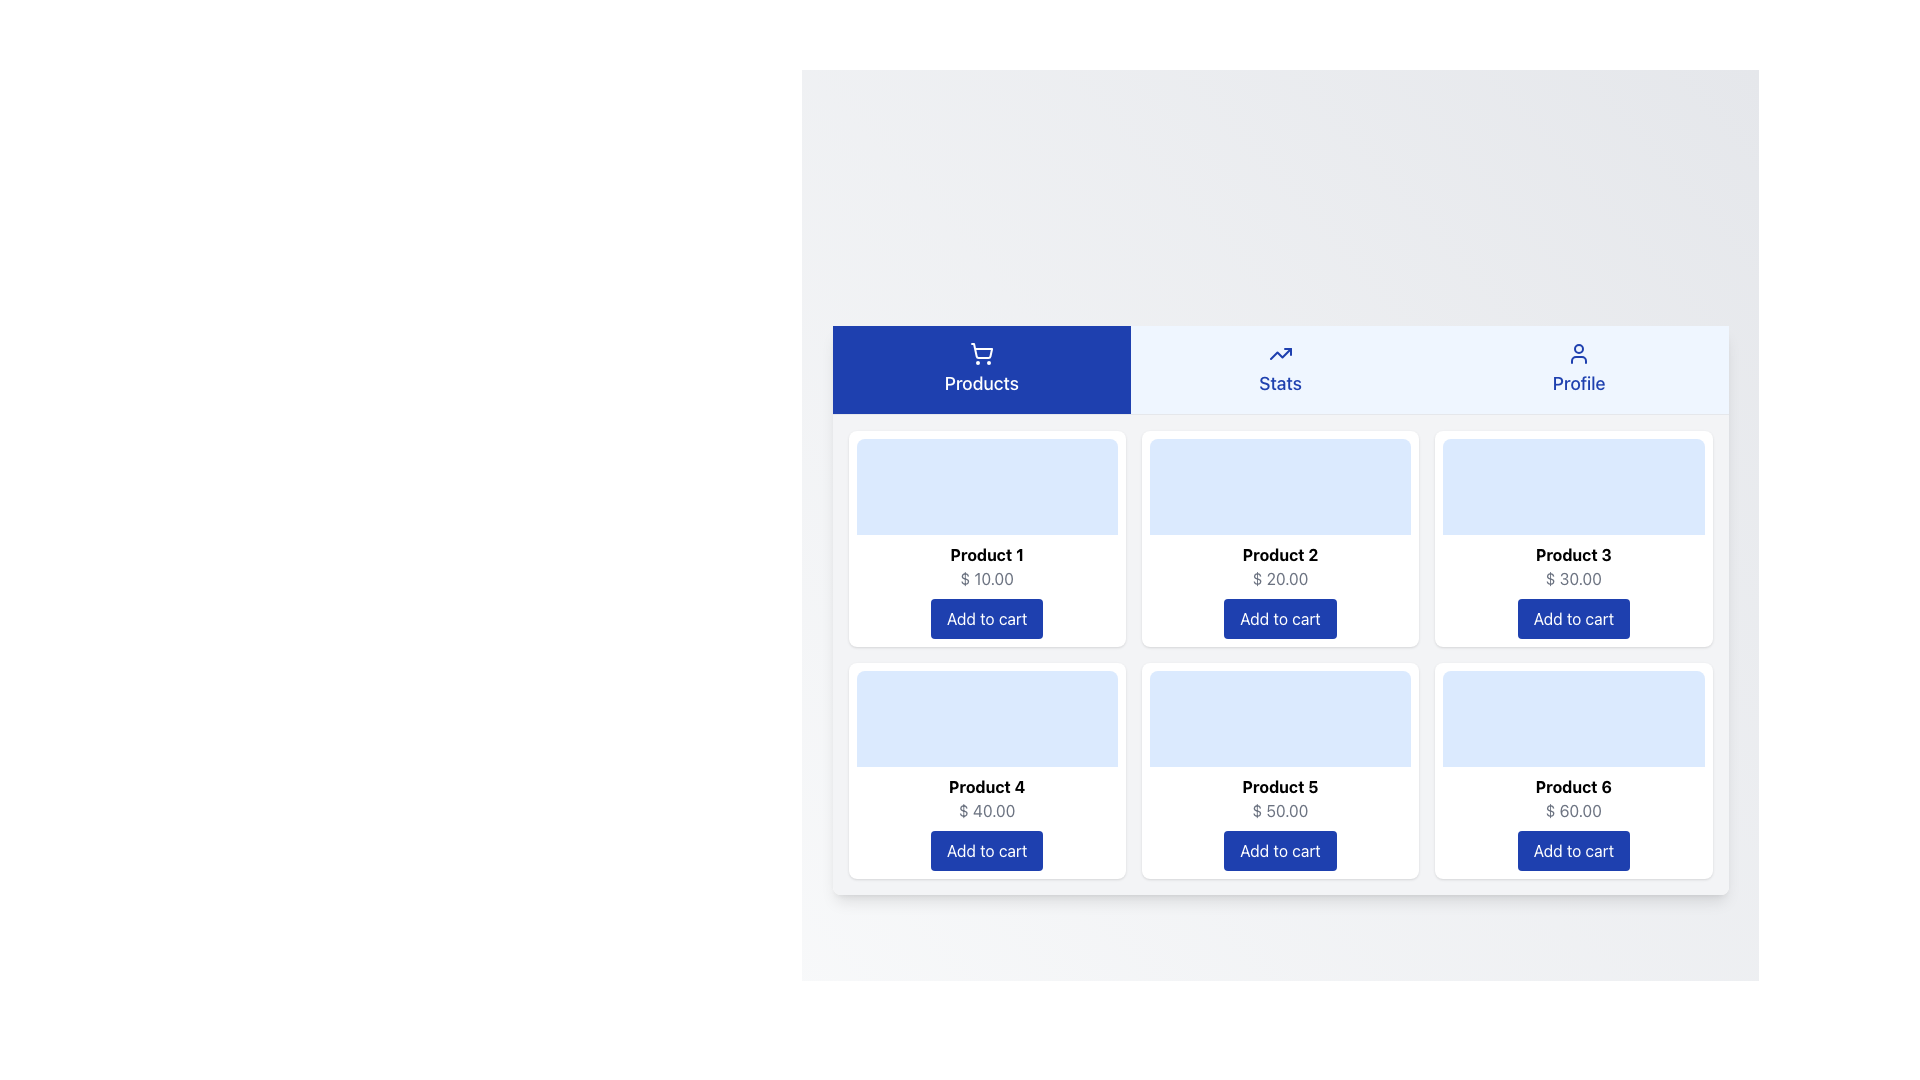 This screenshot has height=1080, width=1920. Describe the element at coordinates (1280, 369) in the screenshot. I see `the second item in the top center navigation bar labeled for accessing statistical data` at that location.